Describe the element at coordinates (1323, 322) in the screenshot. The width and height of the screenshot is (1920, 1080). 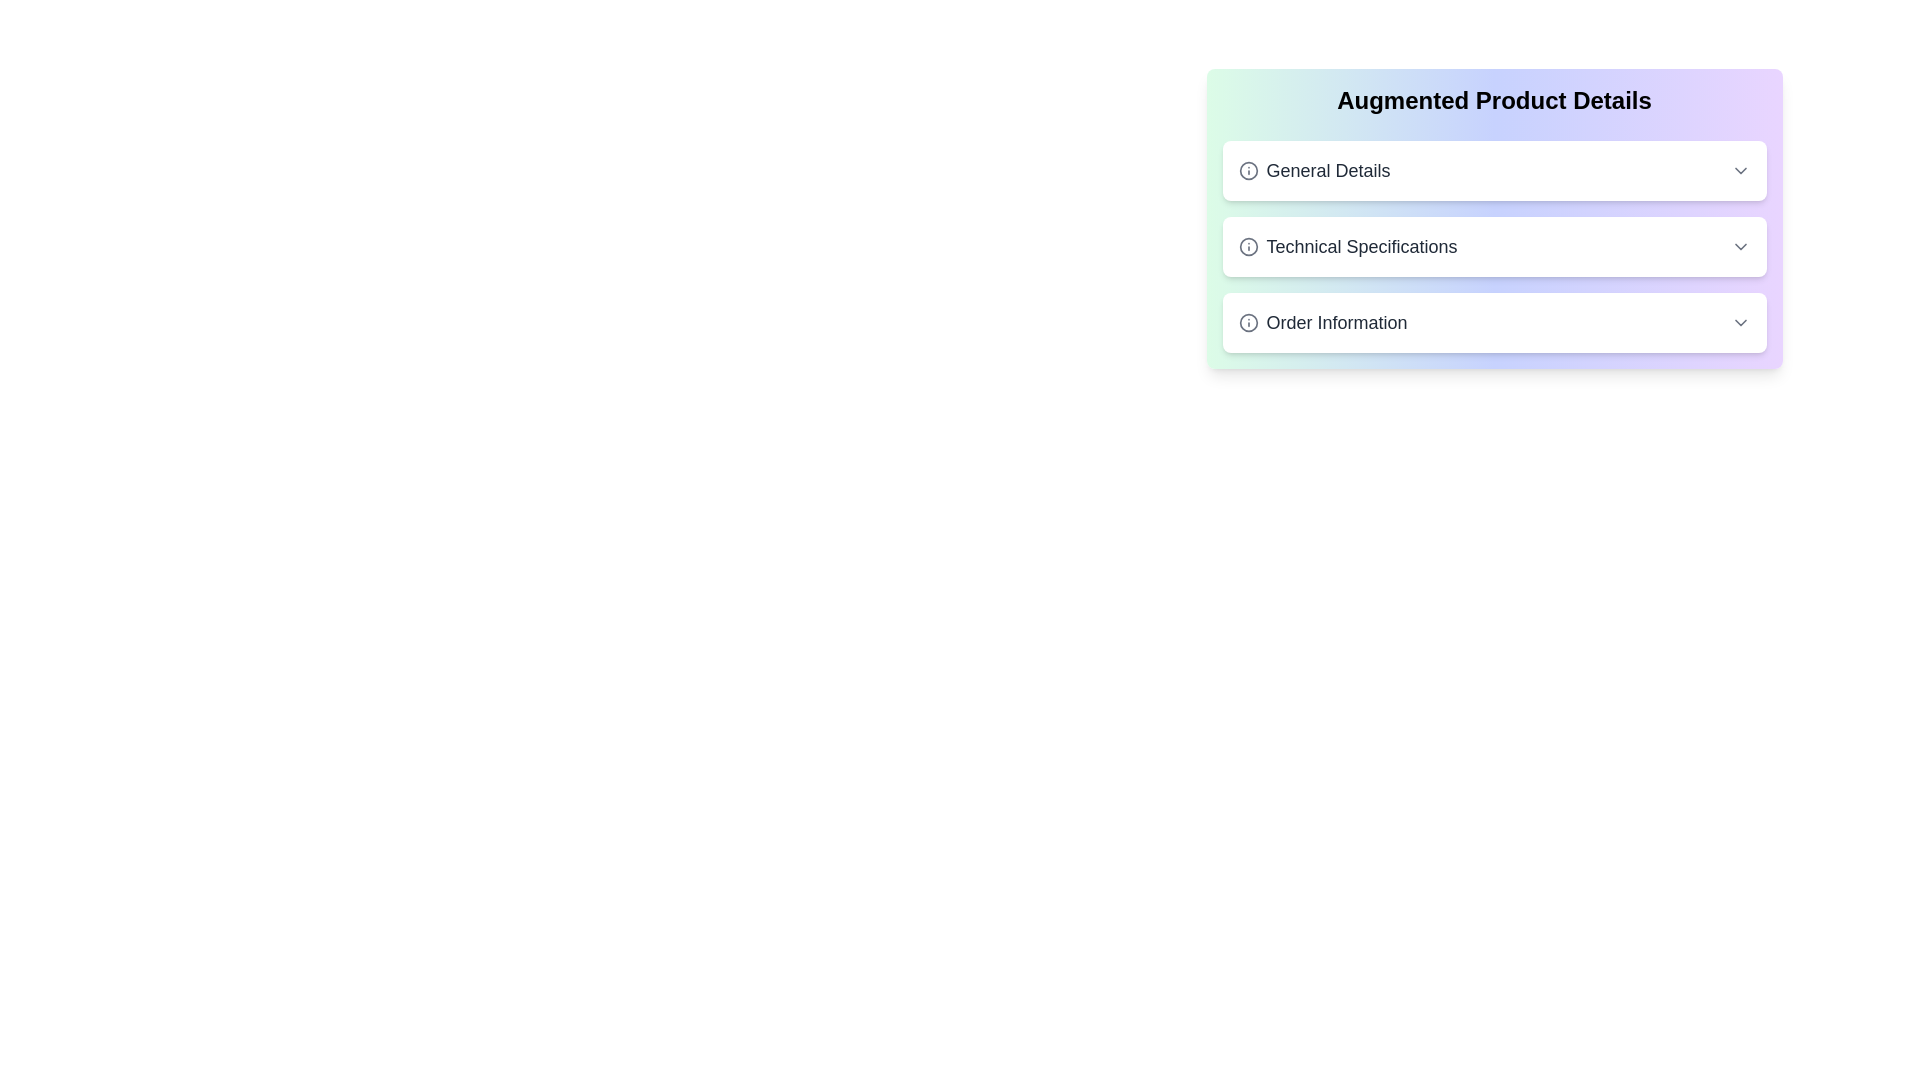
I see `the text label for 'Order Information' located under the 'Augmented Product Details' header, which is the third item in a vertically stacked list of sections` at that location.